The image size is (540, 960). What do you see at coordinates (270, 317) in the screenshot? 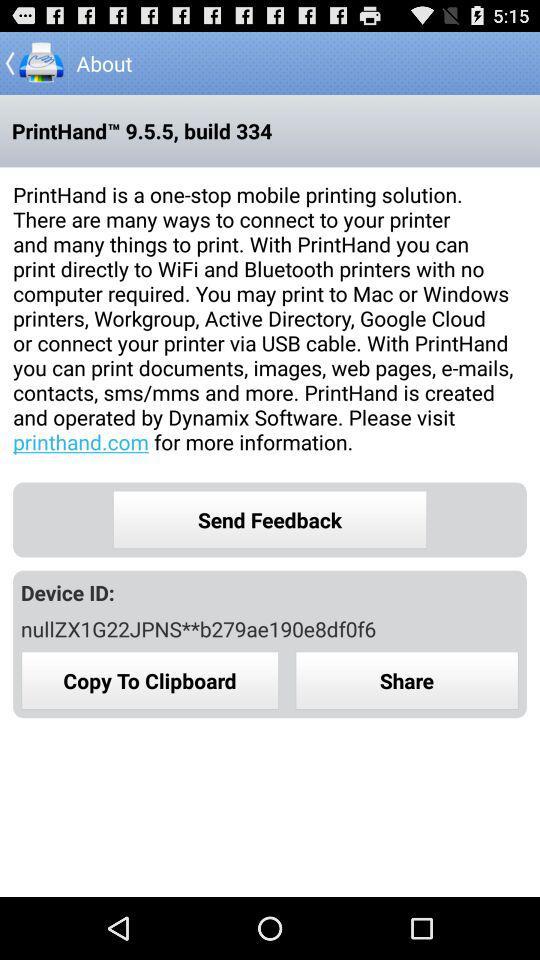
I see `item below printhand 9 5 app` at bounding box center [270, 317].